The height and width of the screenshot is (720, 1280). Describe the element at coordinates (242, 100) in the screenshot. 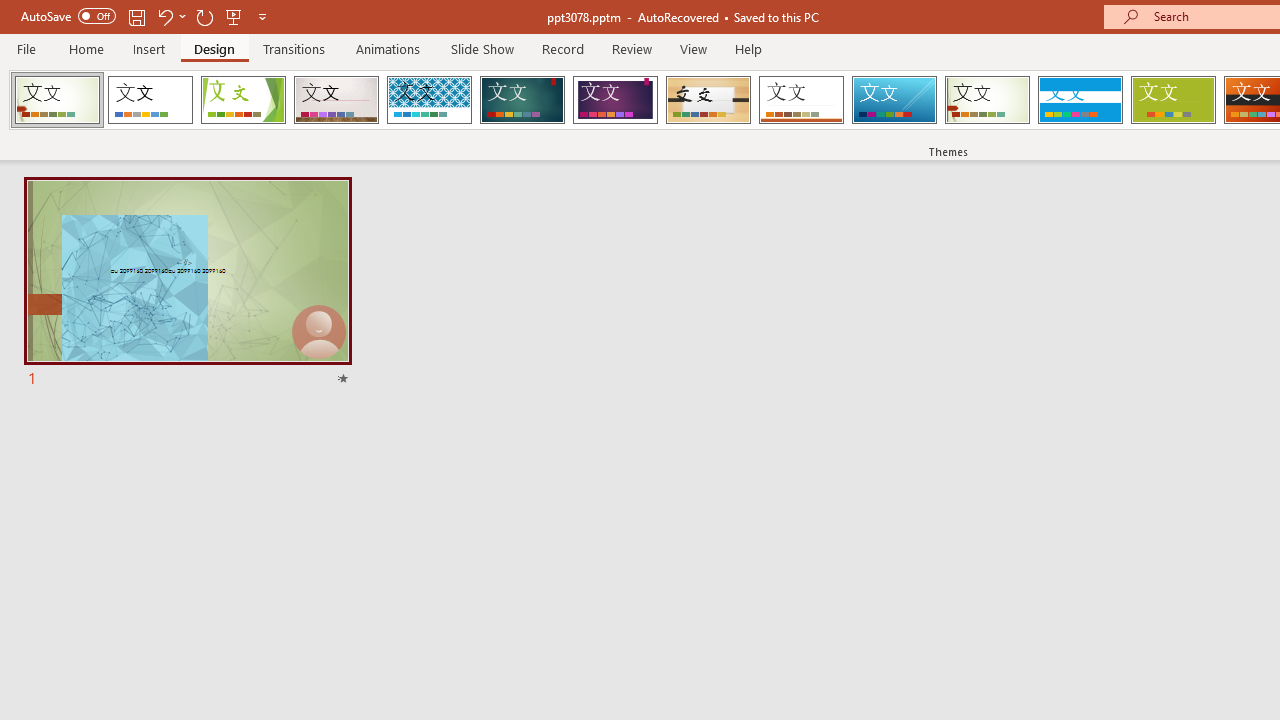

I see `'Facet'` at that location.